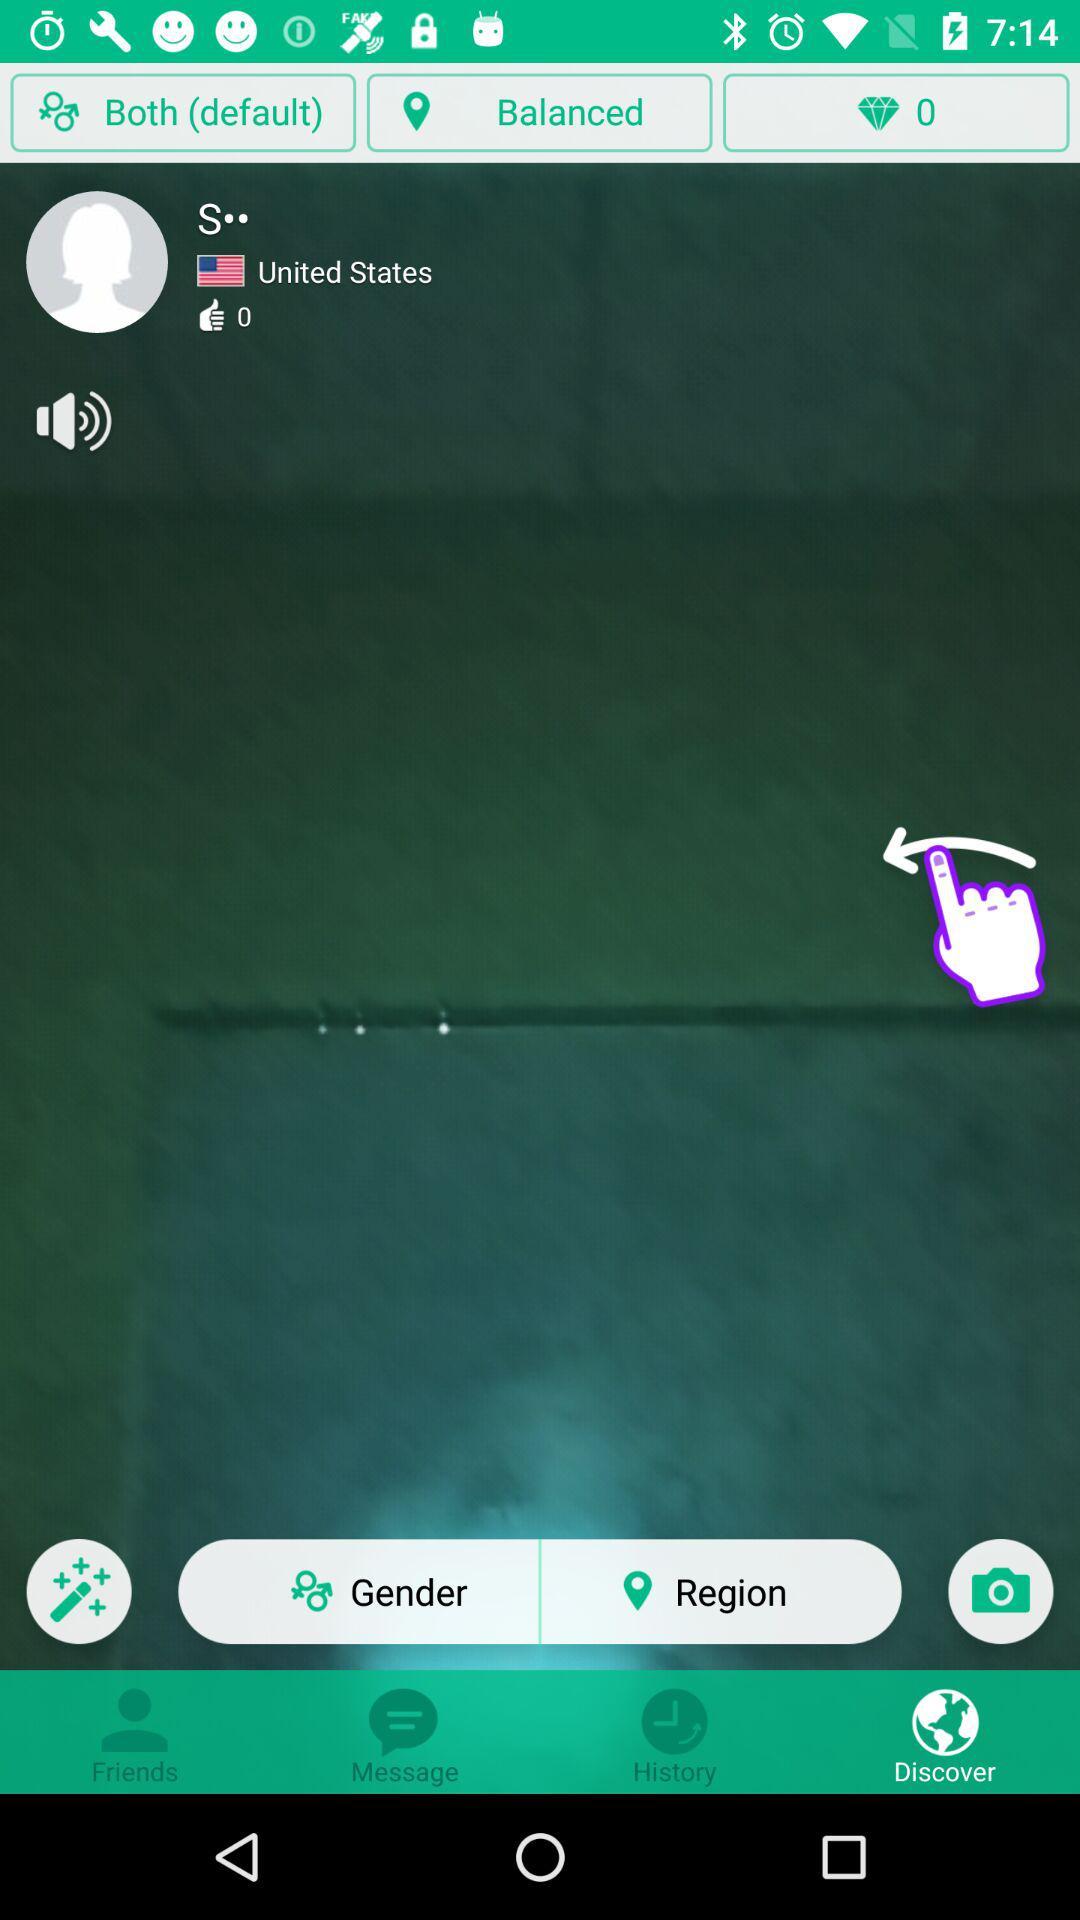 The height and width of the screenshot is (1920, 1080). Describe the element at coordinates (1000, 1604) in the screenshot. I see `the photo icon` at that location.